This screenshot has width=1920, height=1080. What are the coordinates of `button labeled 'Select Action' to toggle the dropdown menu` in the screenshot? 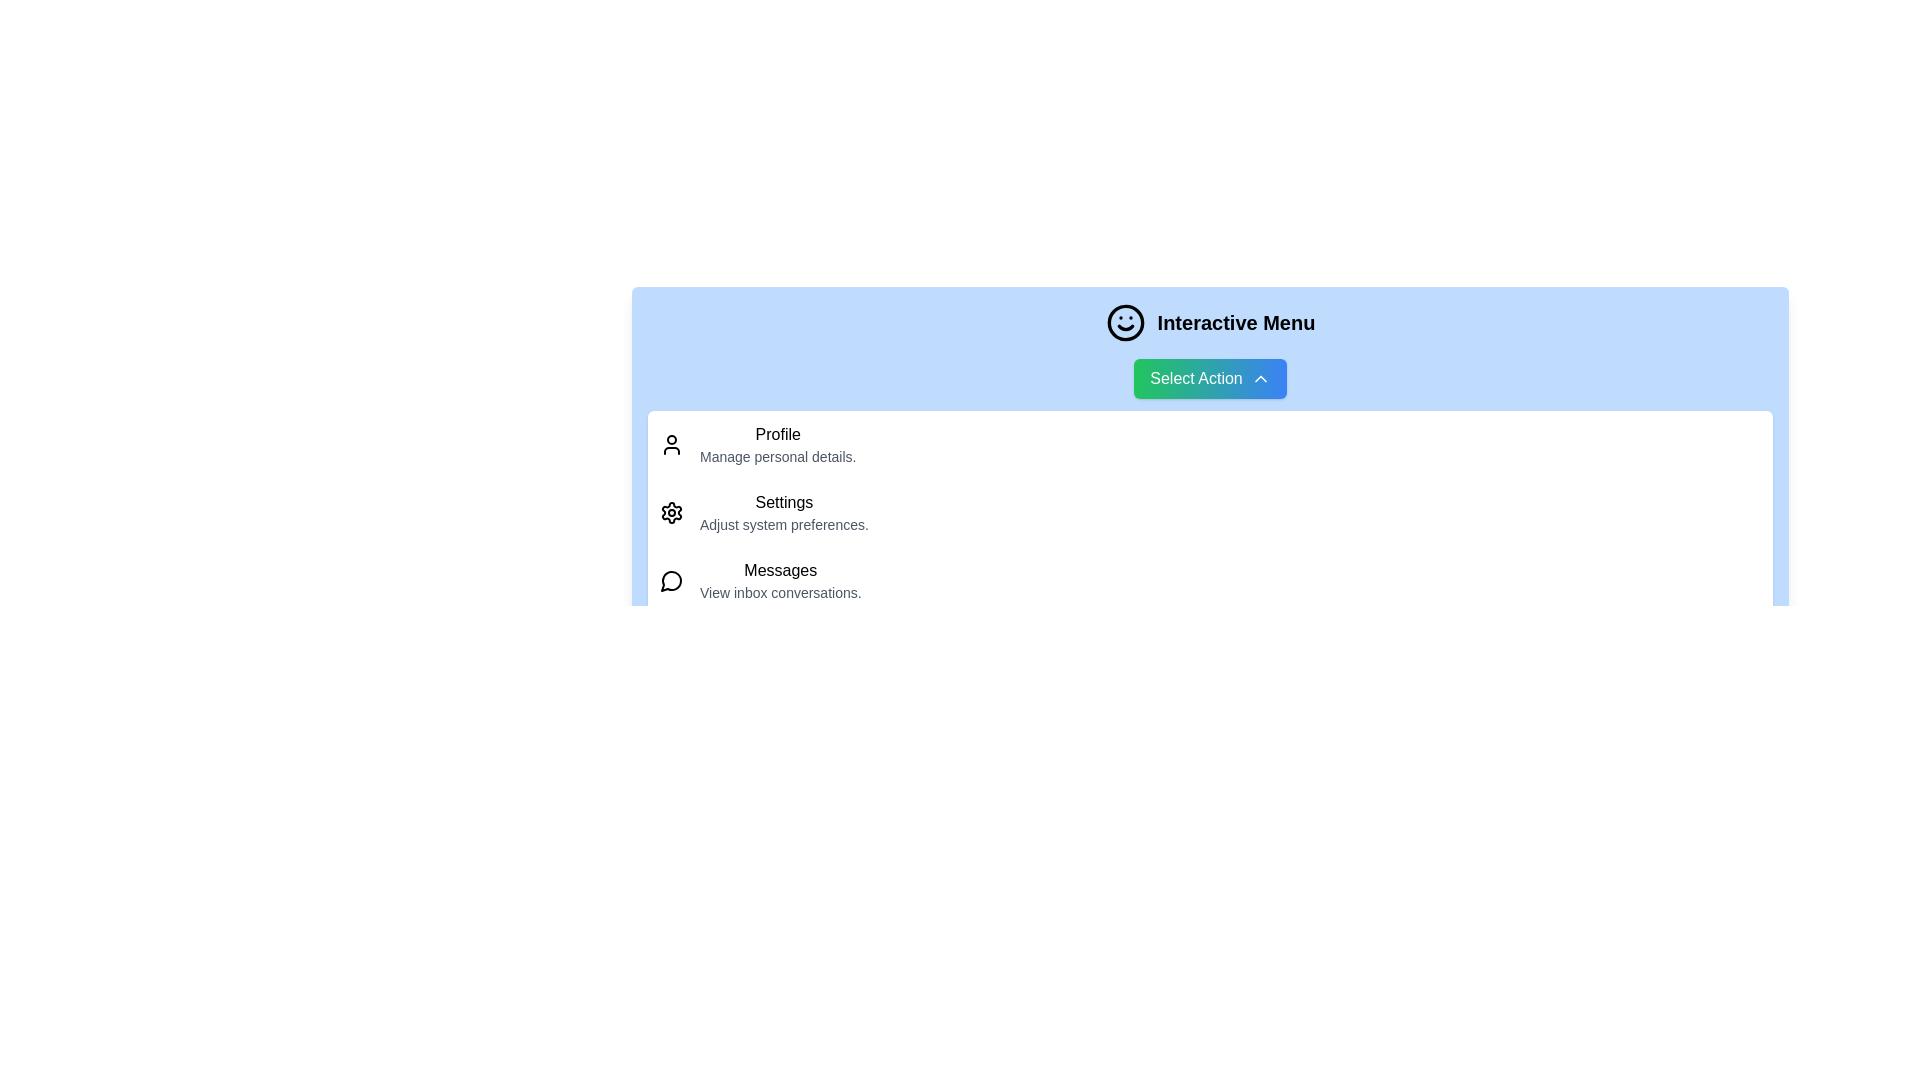 It's located at (1209, 378).